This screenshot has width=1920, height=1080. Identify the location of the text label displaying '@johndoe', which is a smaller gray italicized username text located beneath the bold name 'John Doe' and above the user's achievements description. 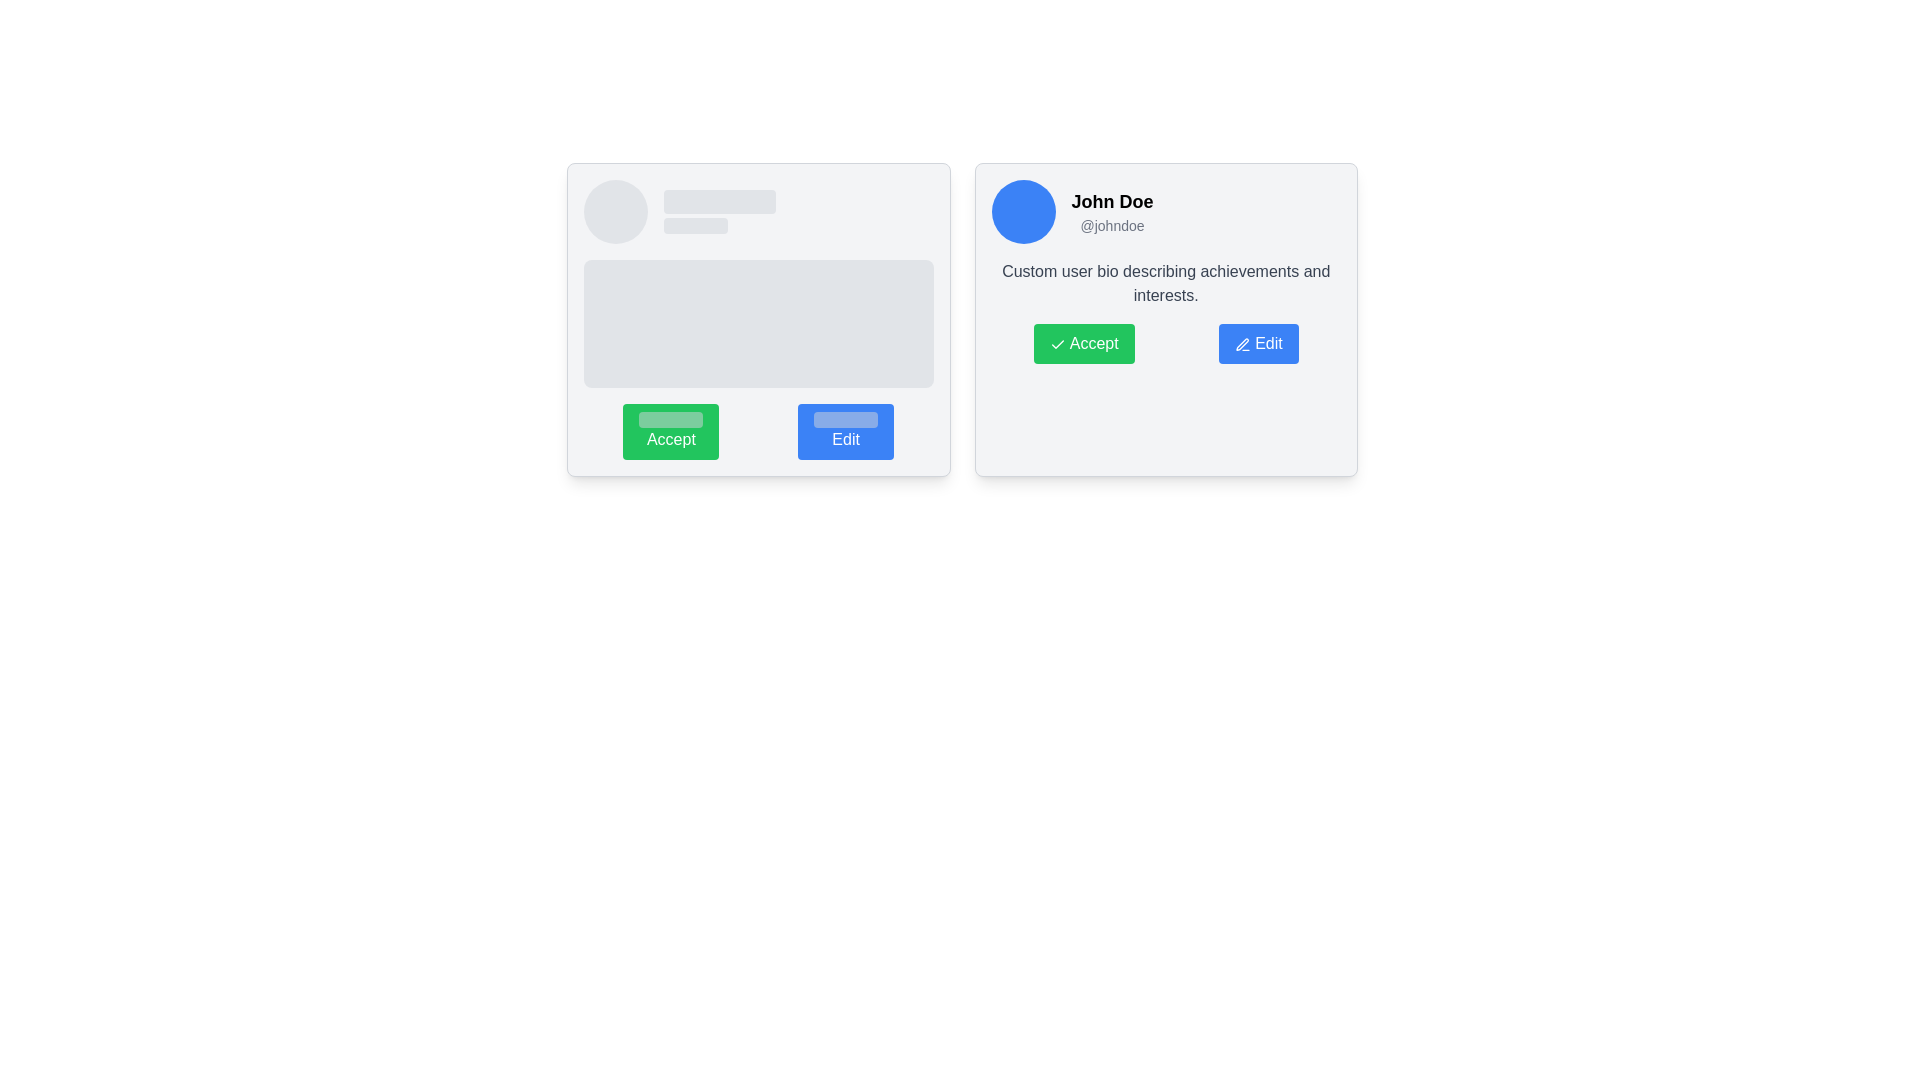
(1111, 225).